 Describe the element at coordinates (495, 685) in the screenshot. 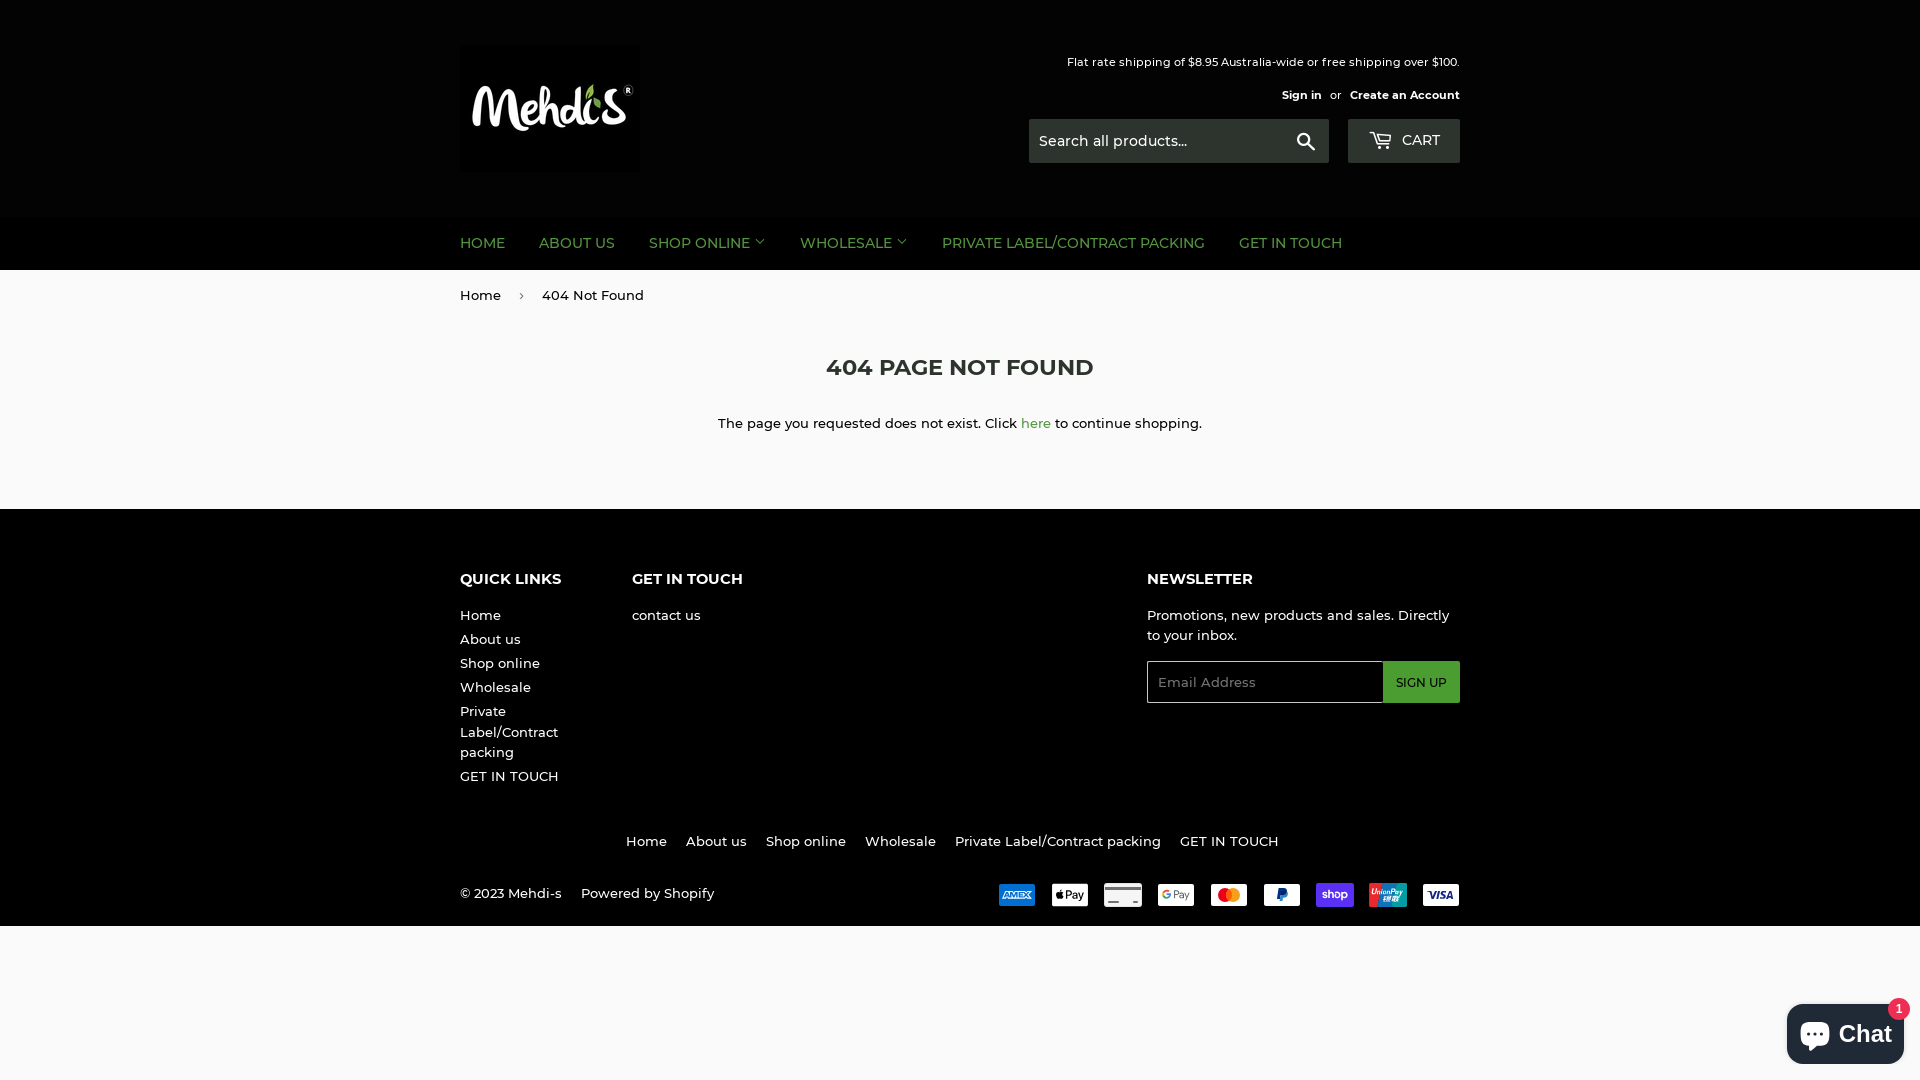

I see `'Wholesale'` at that location.